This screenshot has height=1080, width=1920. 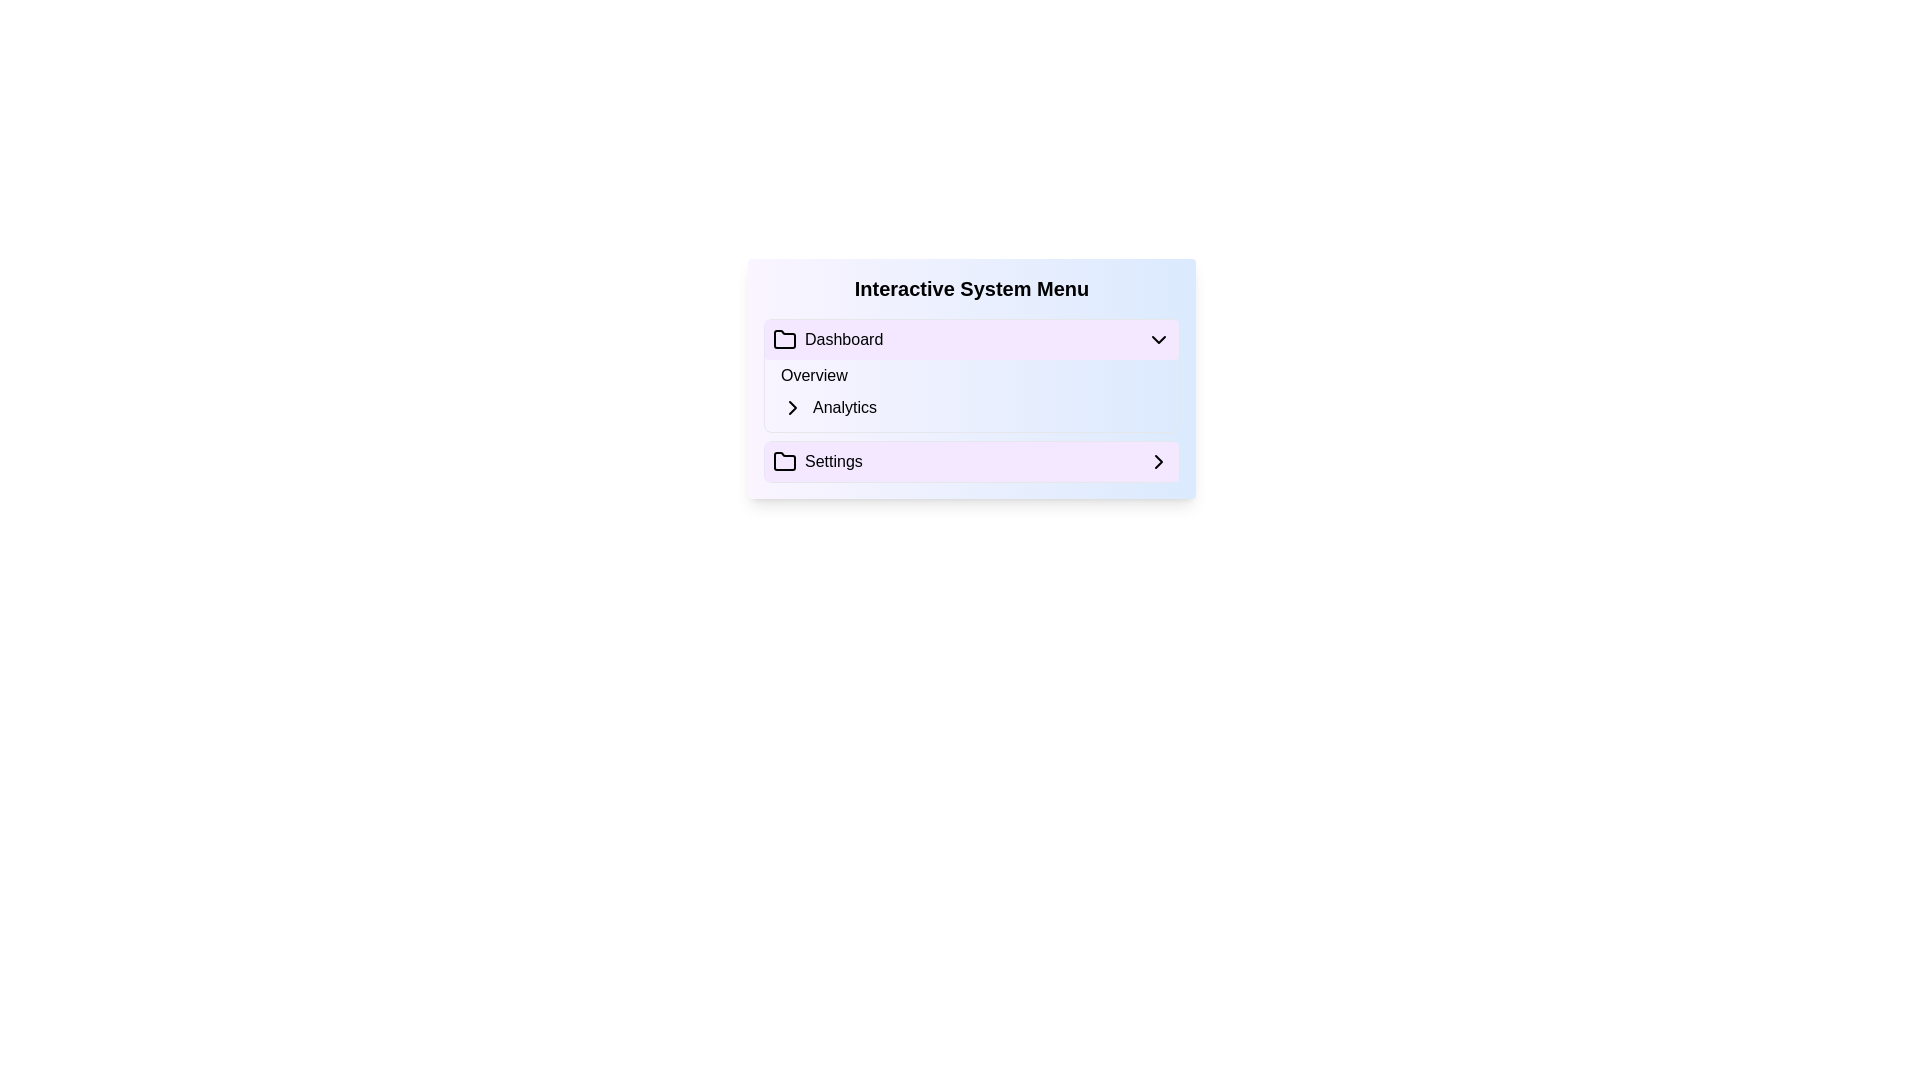 I want to click on the 'Interactive System Menu' which is a composite UI component containing several clickable menu items, including 'Dashboard', 'Overview', and 'Settings', so click(x=971, y=378).